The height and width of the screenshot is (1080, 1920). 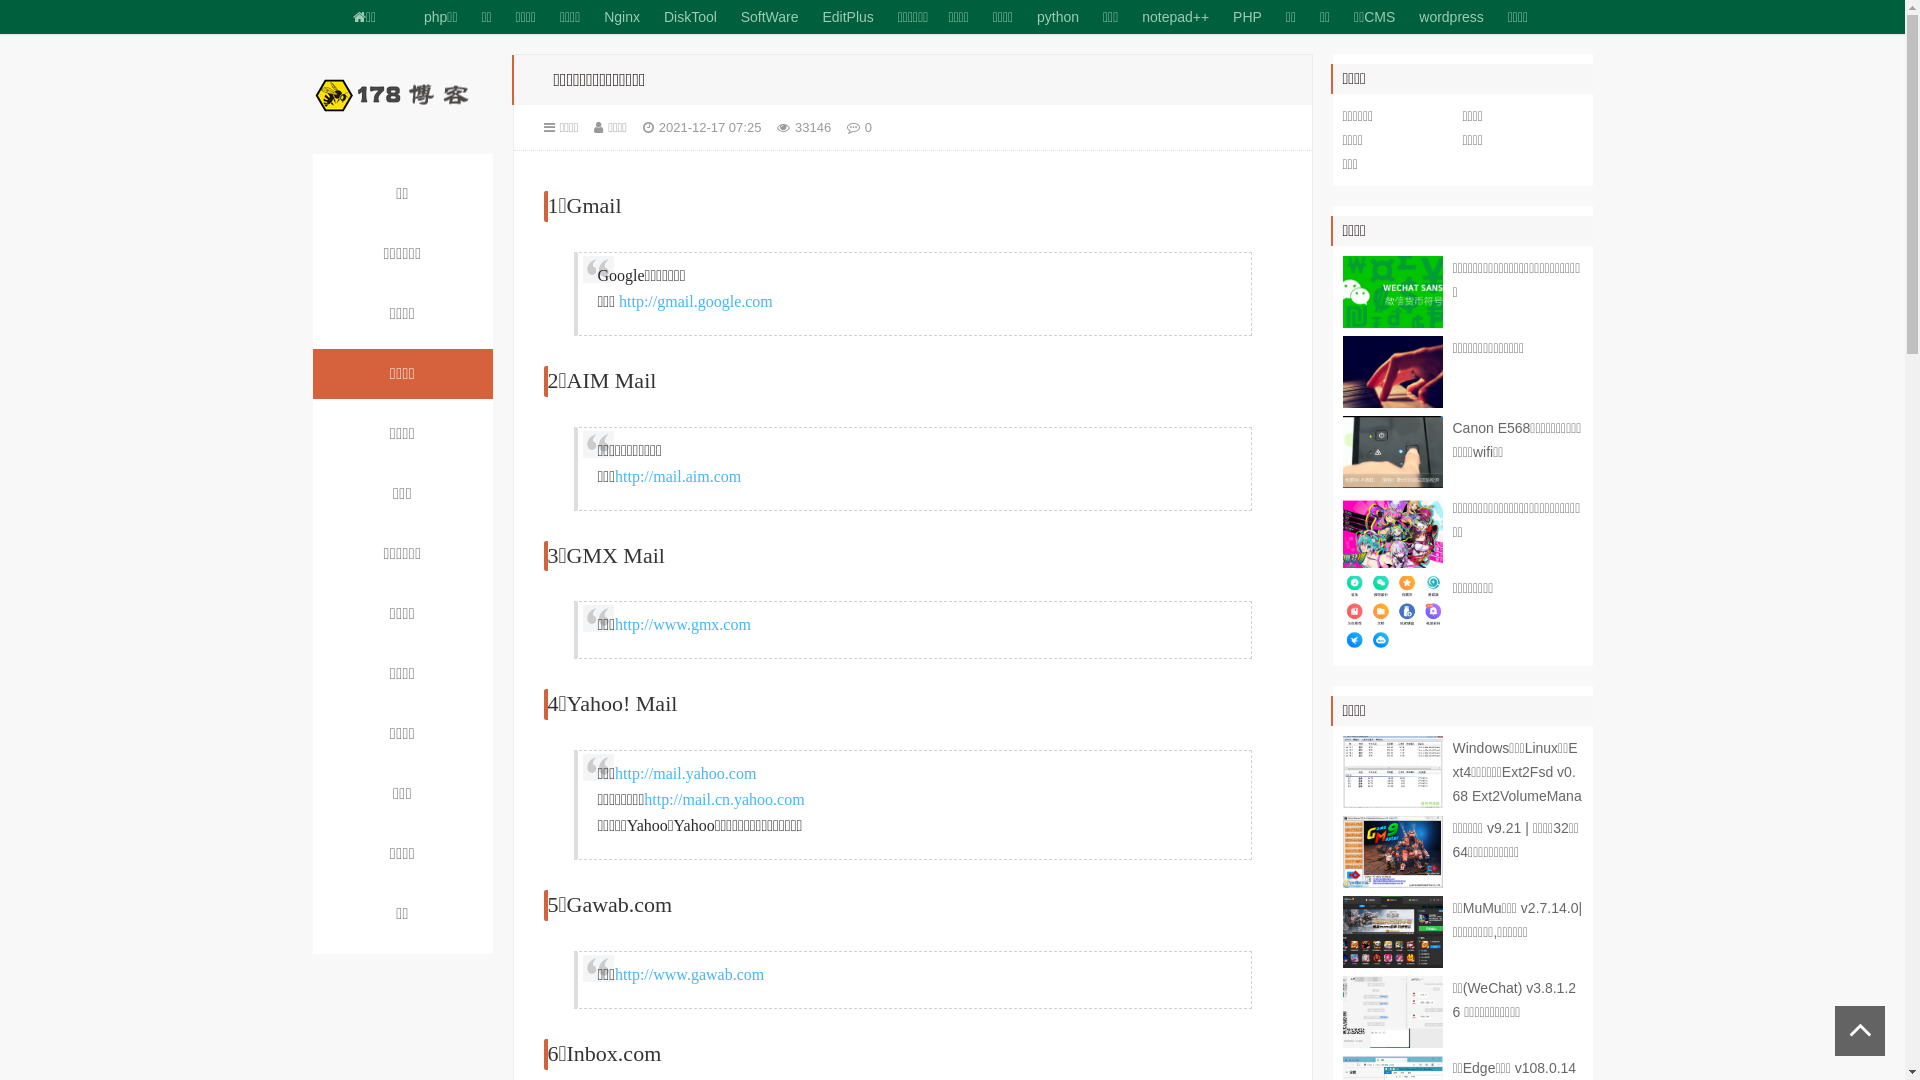 I want to click on 'http://gmail.google.com', so click(x=696, y=301).